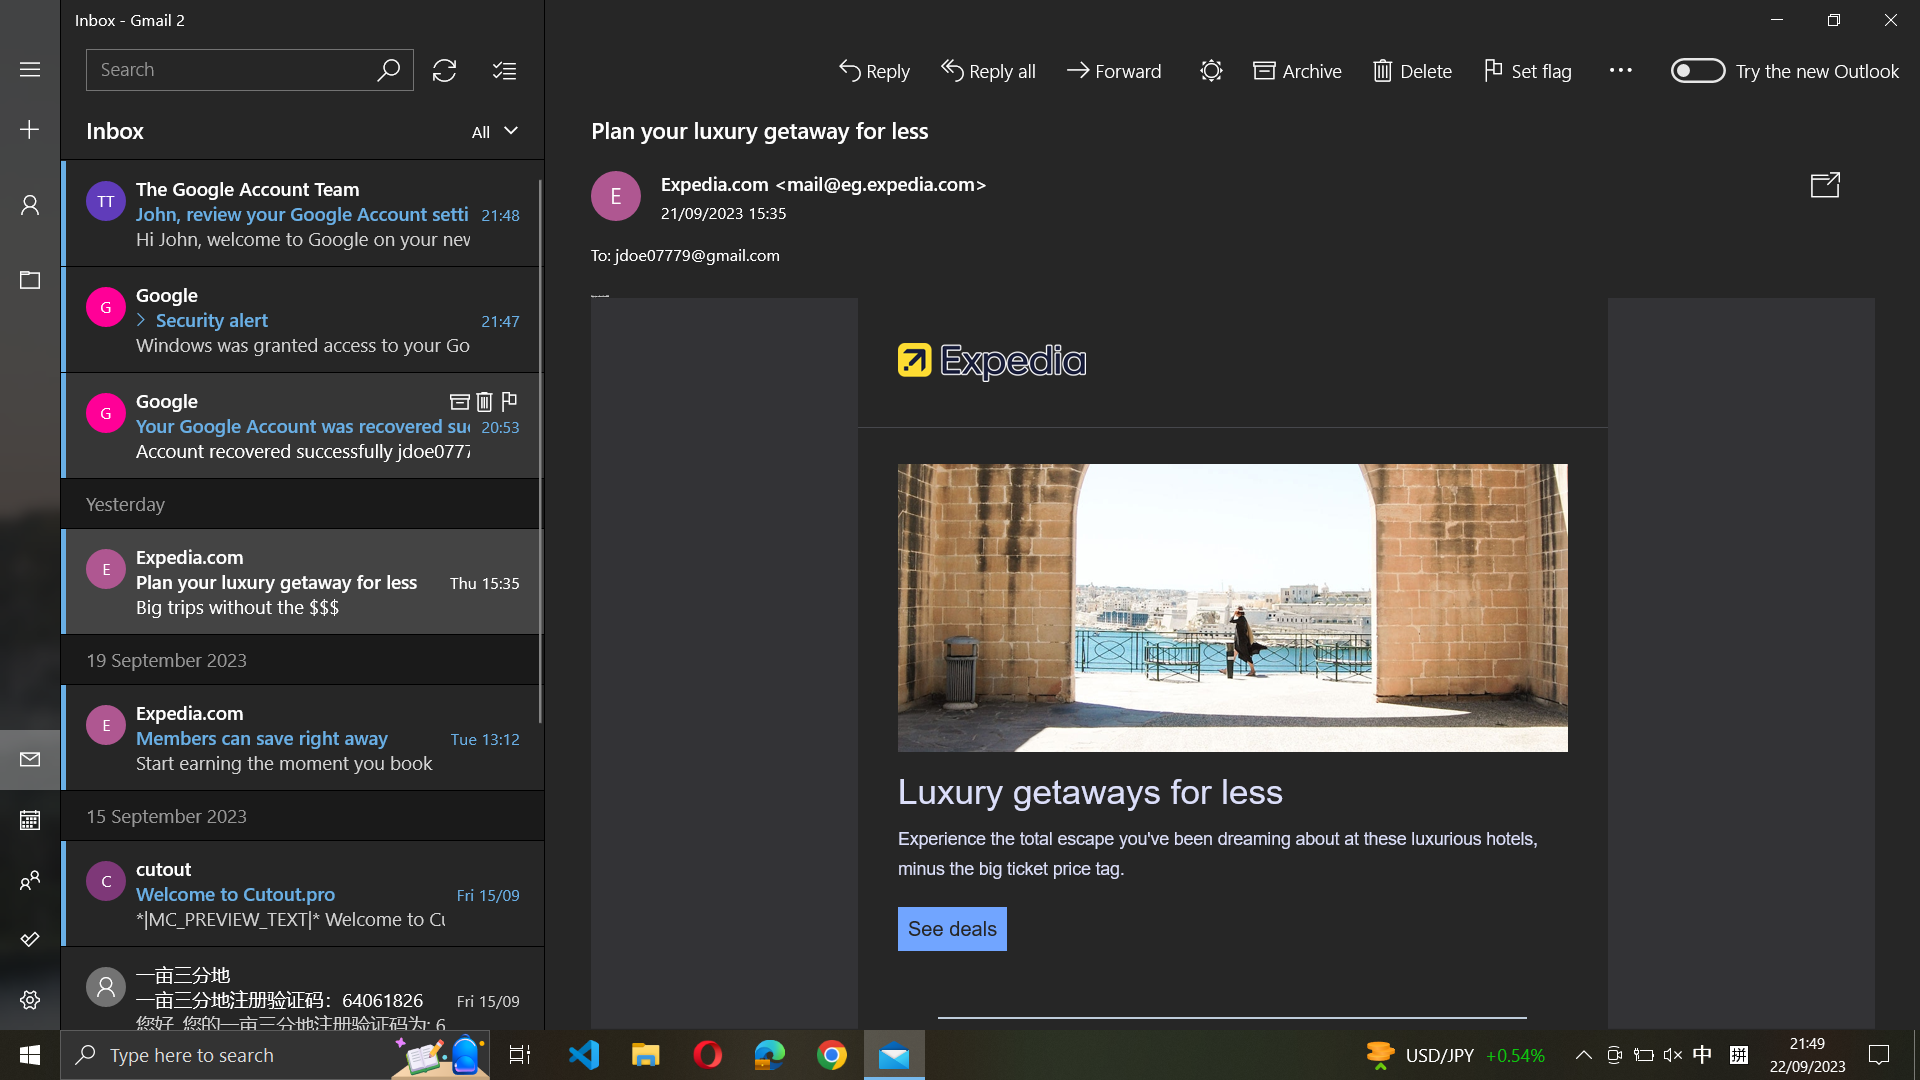 This screenshot has width=1920, height=1080. I want to click on Send the active email to the archive, so click(1295, 67).